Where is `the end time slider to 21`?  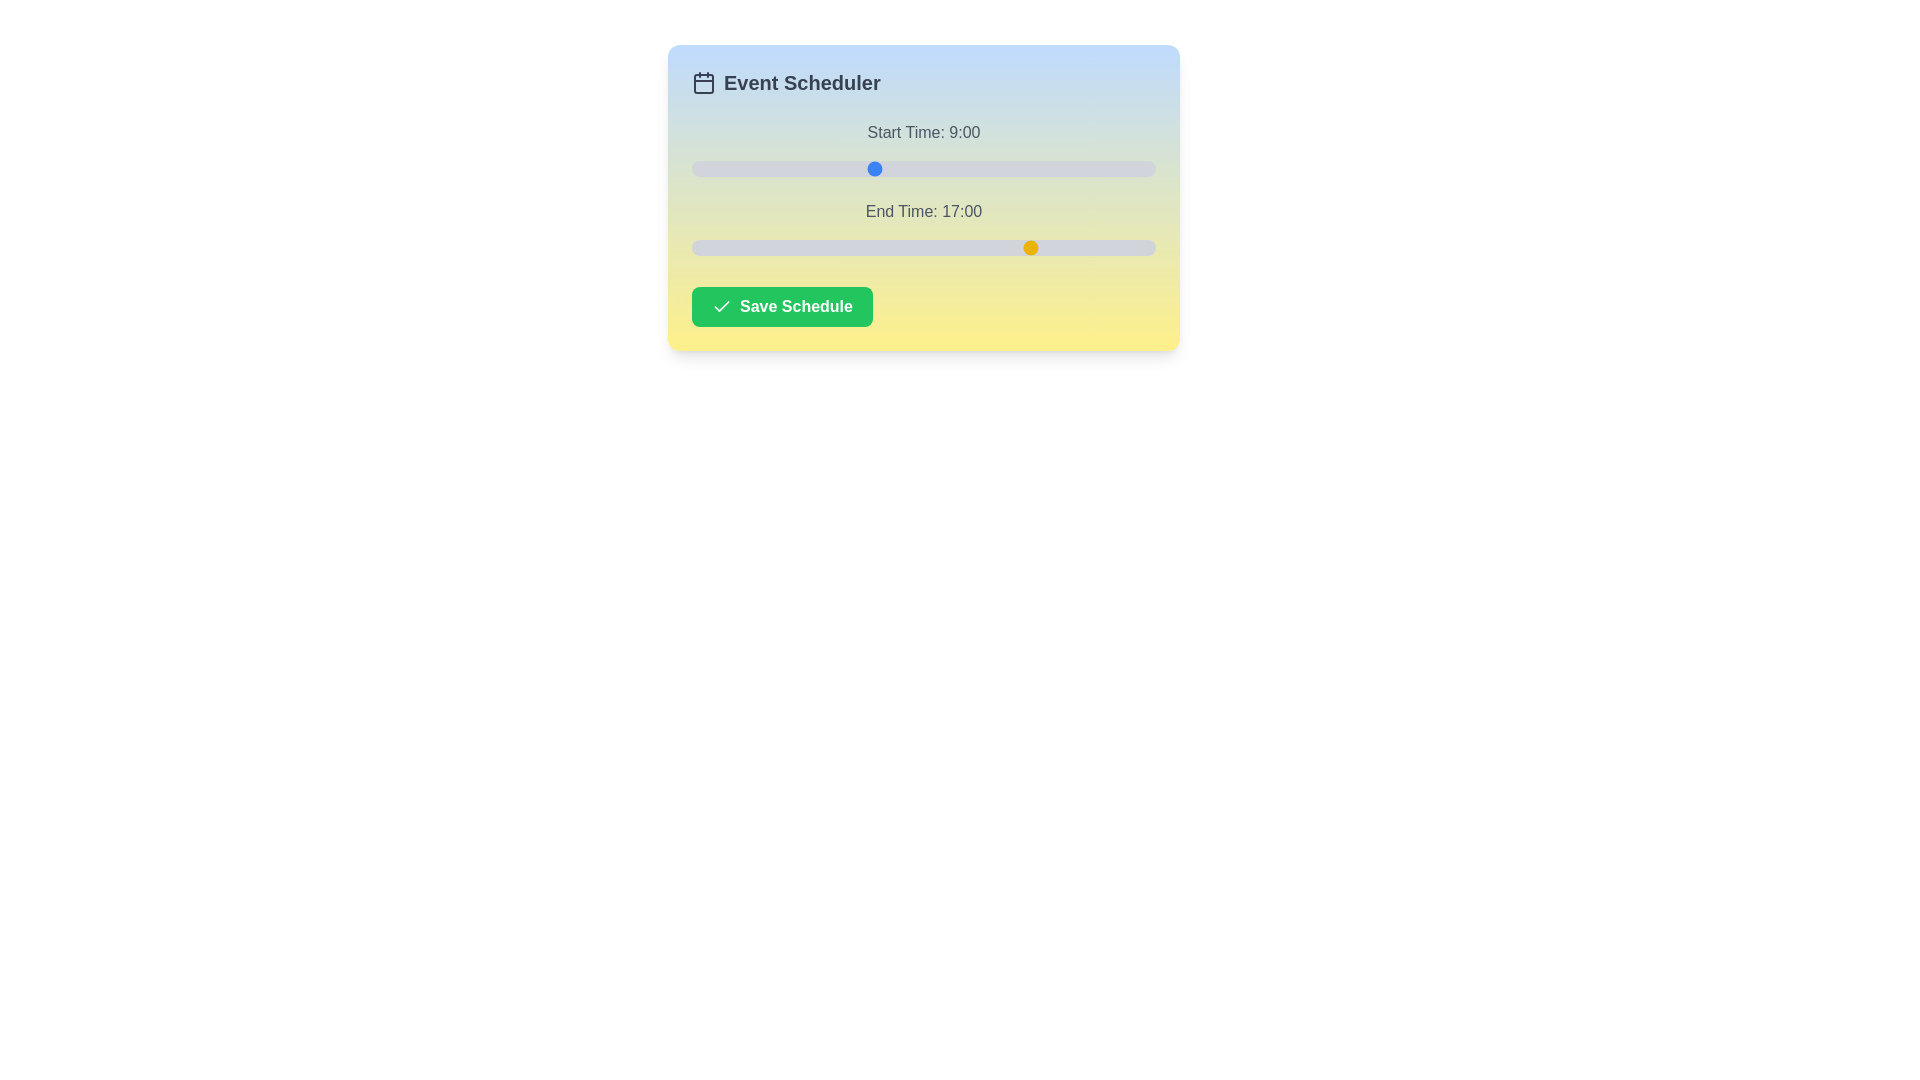 the end time slider to 21 is located at coordinates (1114, 246).